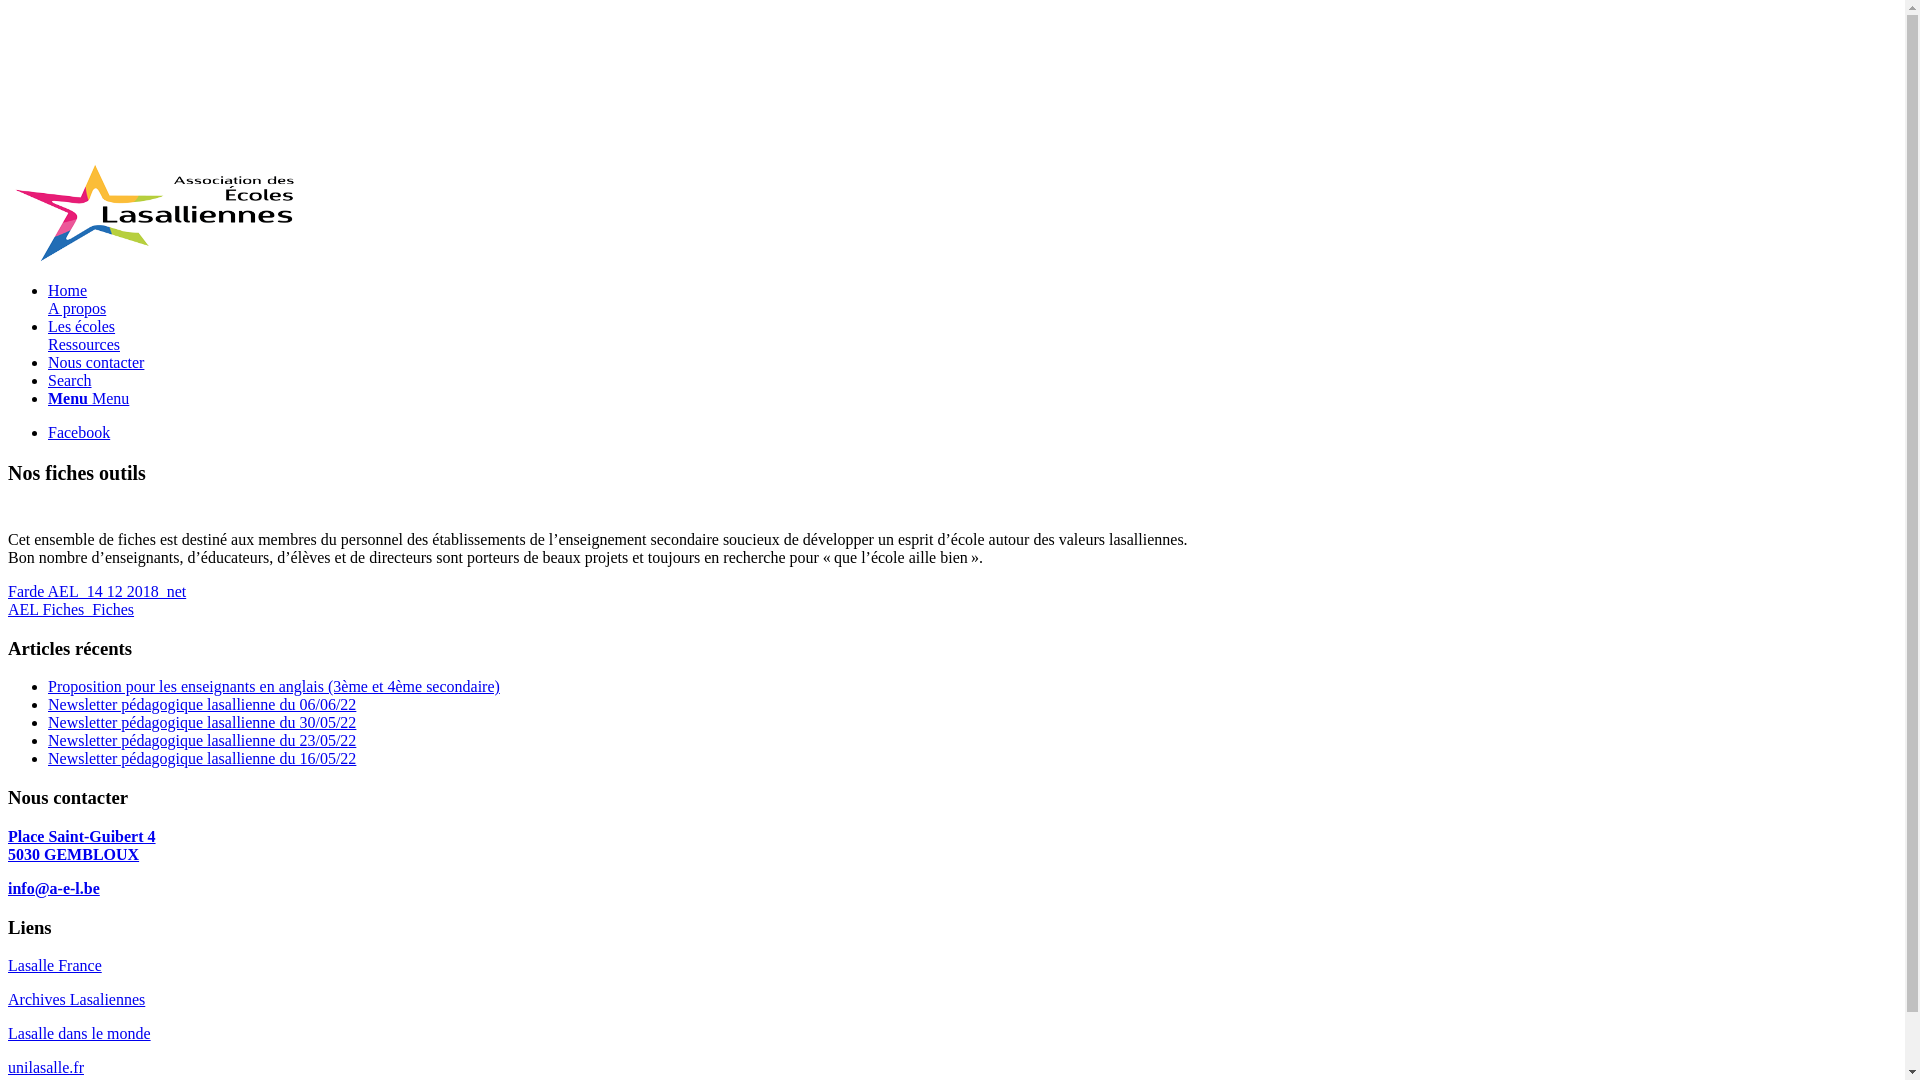 The image size is (1920, 1080). I want to click on 'Ressources', so click(82, 343).